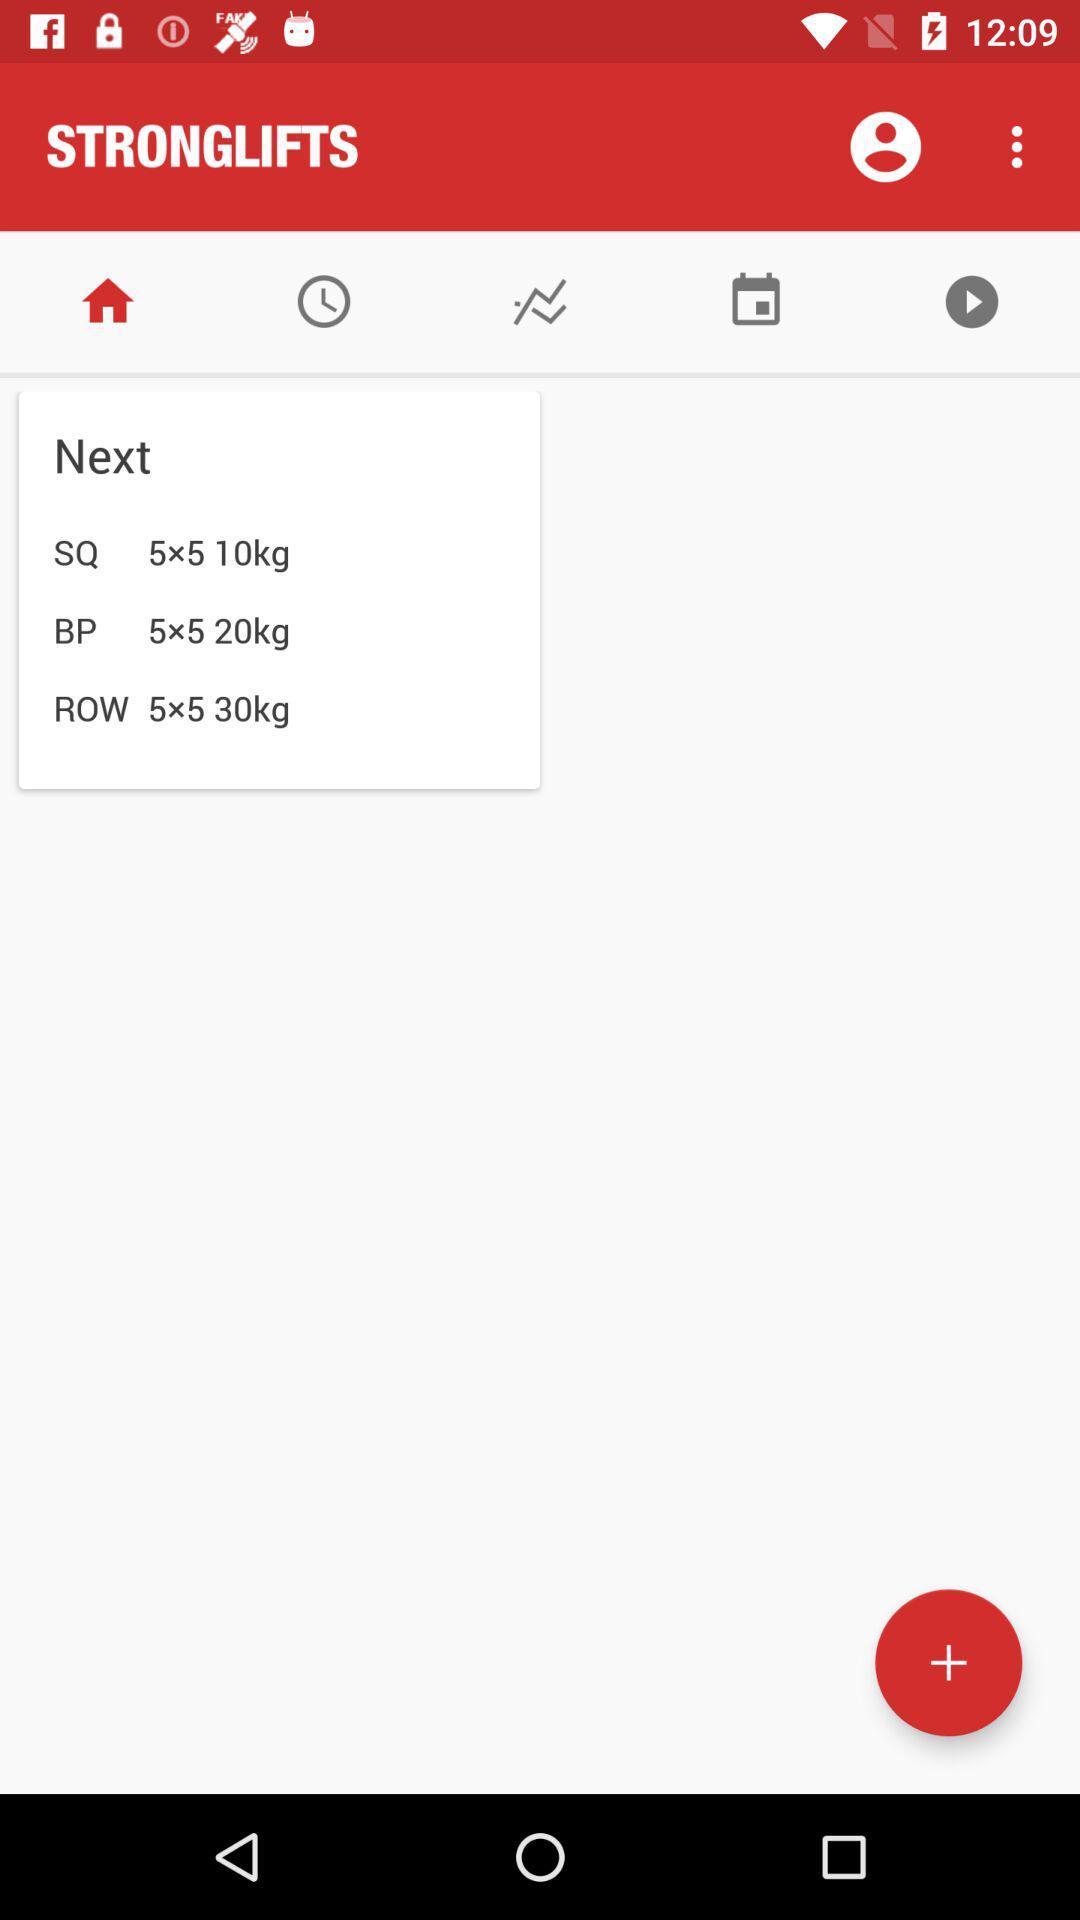 This screenshot has width=1080, height=1920. Describe the element at coordinates (971, 300) in the screenshot. I see `song` at that location.